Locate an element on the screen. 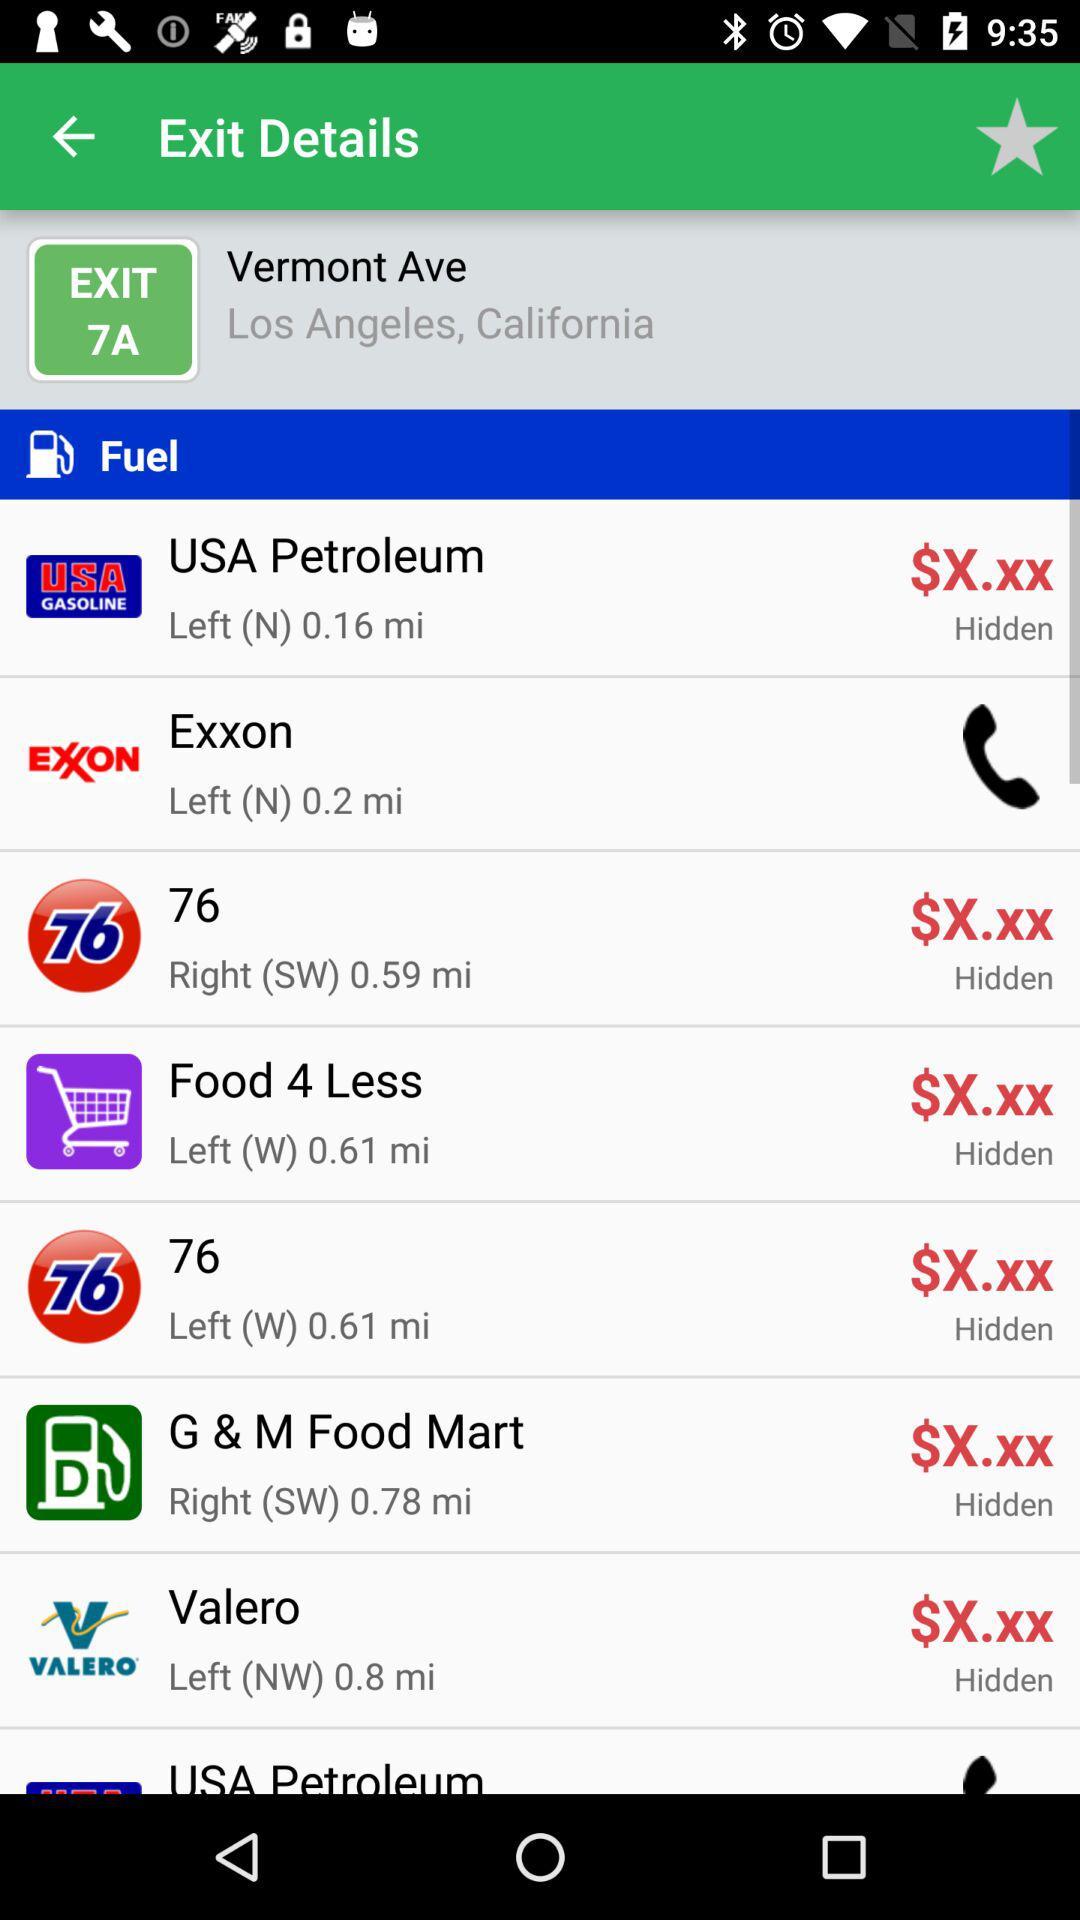 Image resolution: width=1080 pixels, height=1920 pixels. the food 4 less item is located at coordinates (524, 1090).